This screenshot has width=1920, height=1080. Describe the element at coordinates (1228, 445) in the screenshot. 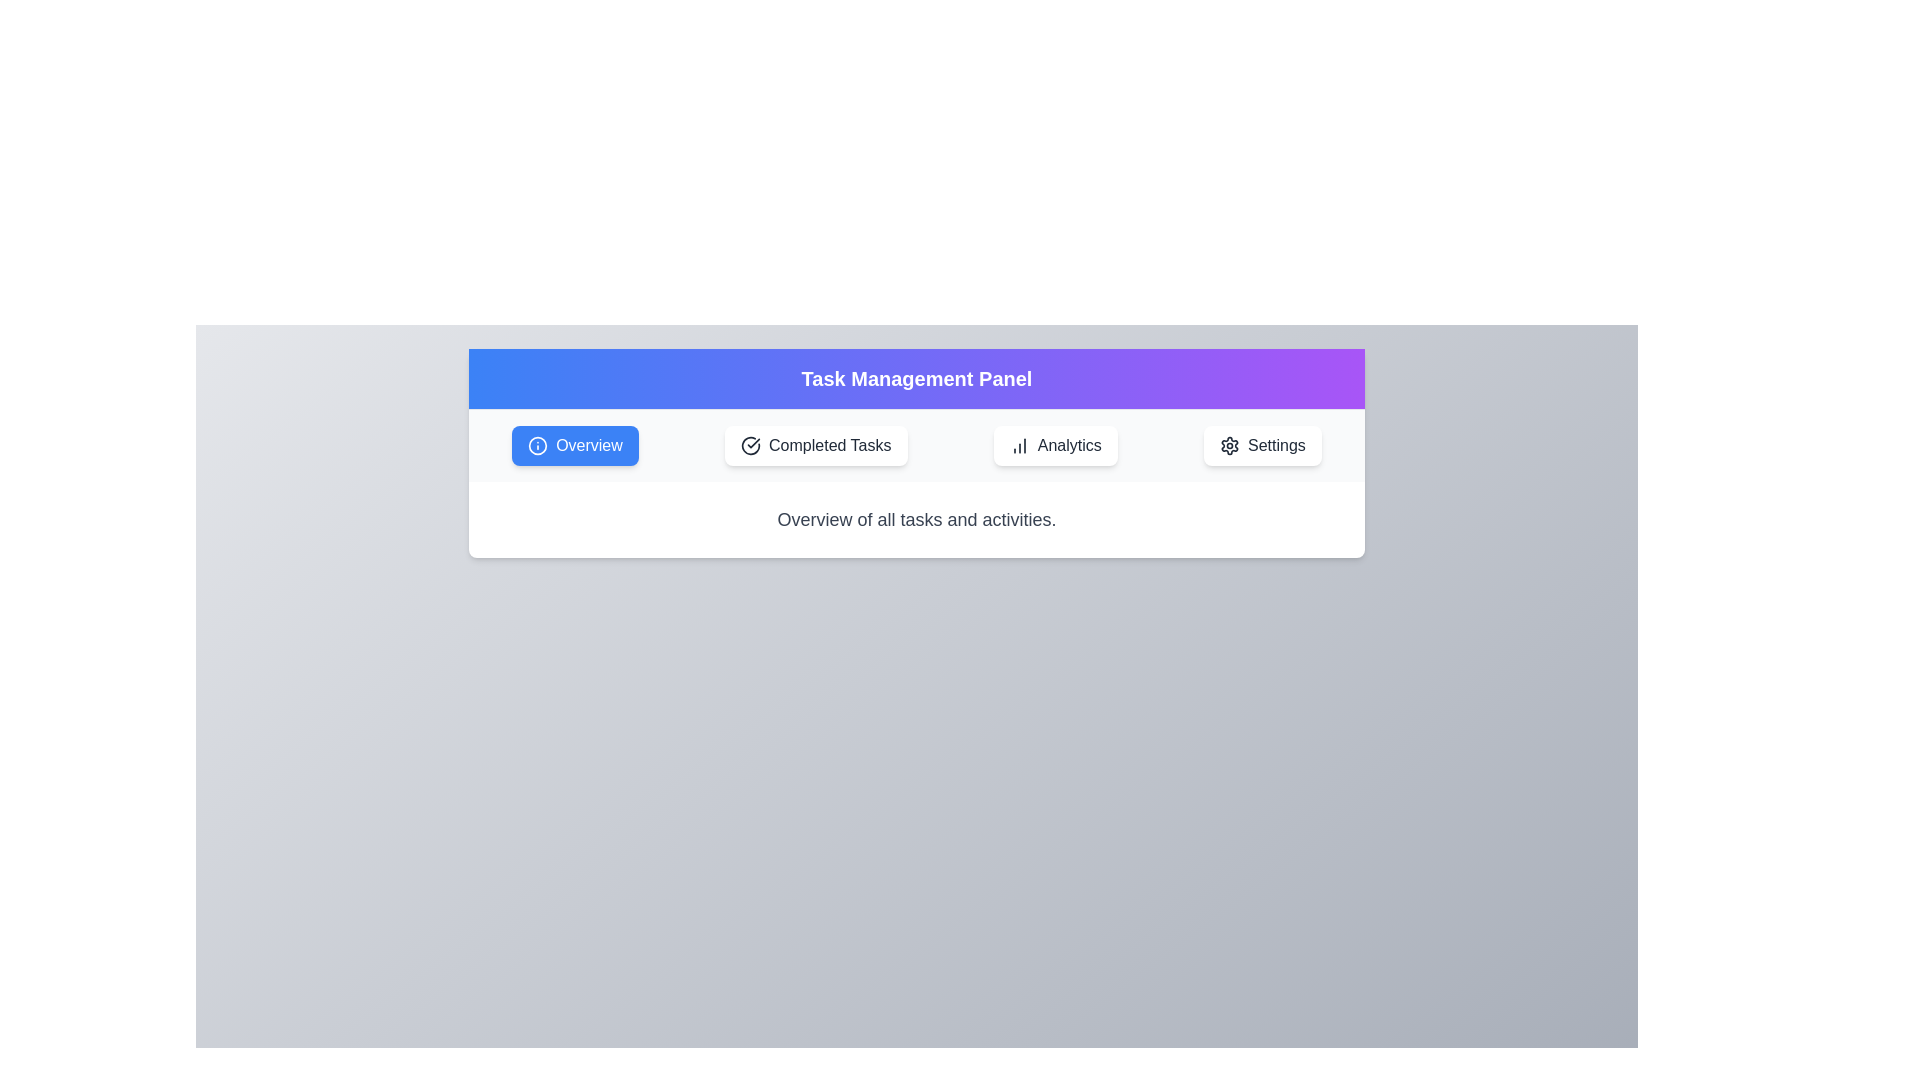

I see `the 'Settings' icon located on the rightmost side of the horizontal navigation bar` at that location.